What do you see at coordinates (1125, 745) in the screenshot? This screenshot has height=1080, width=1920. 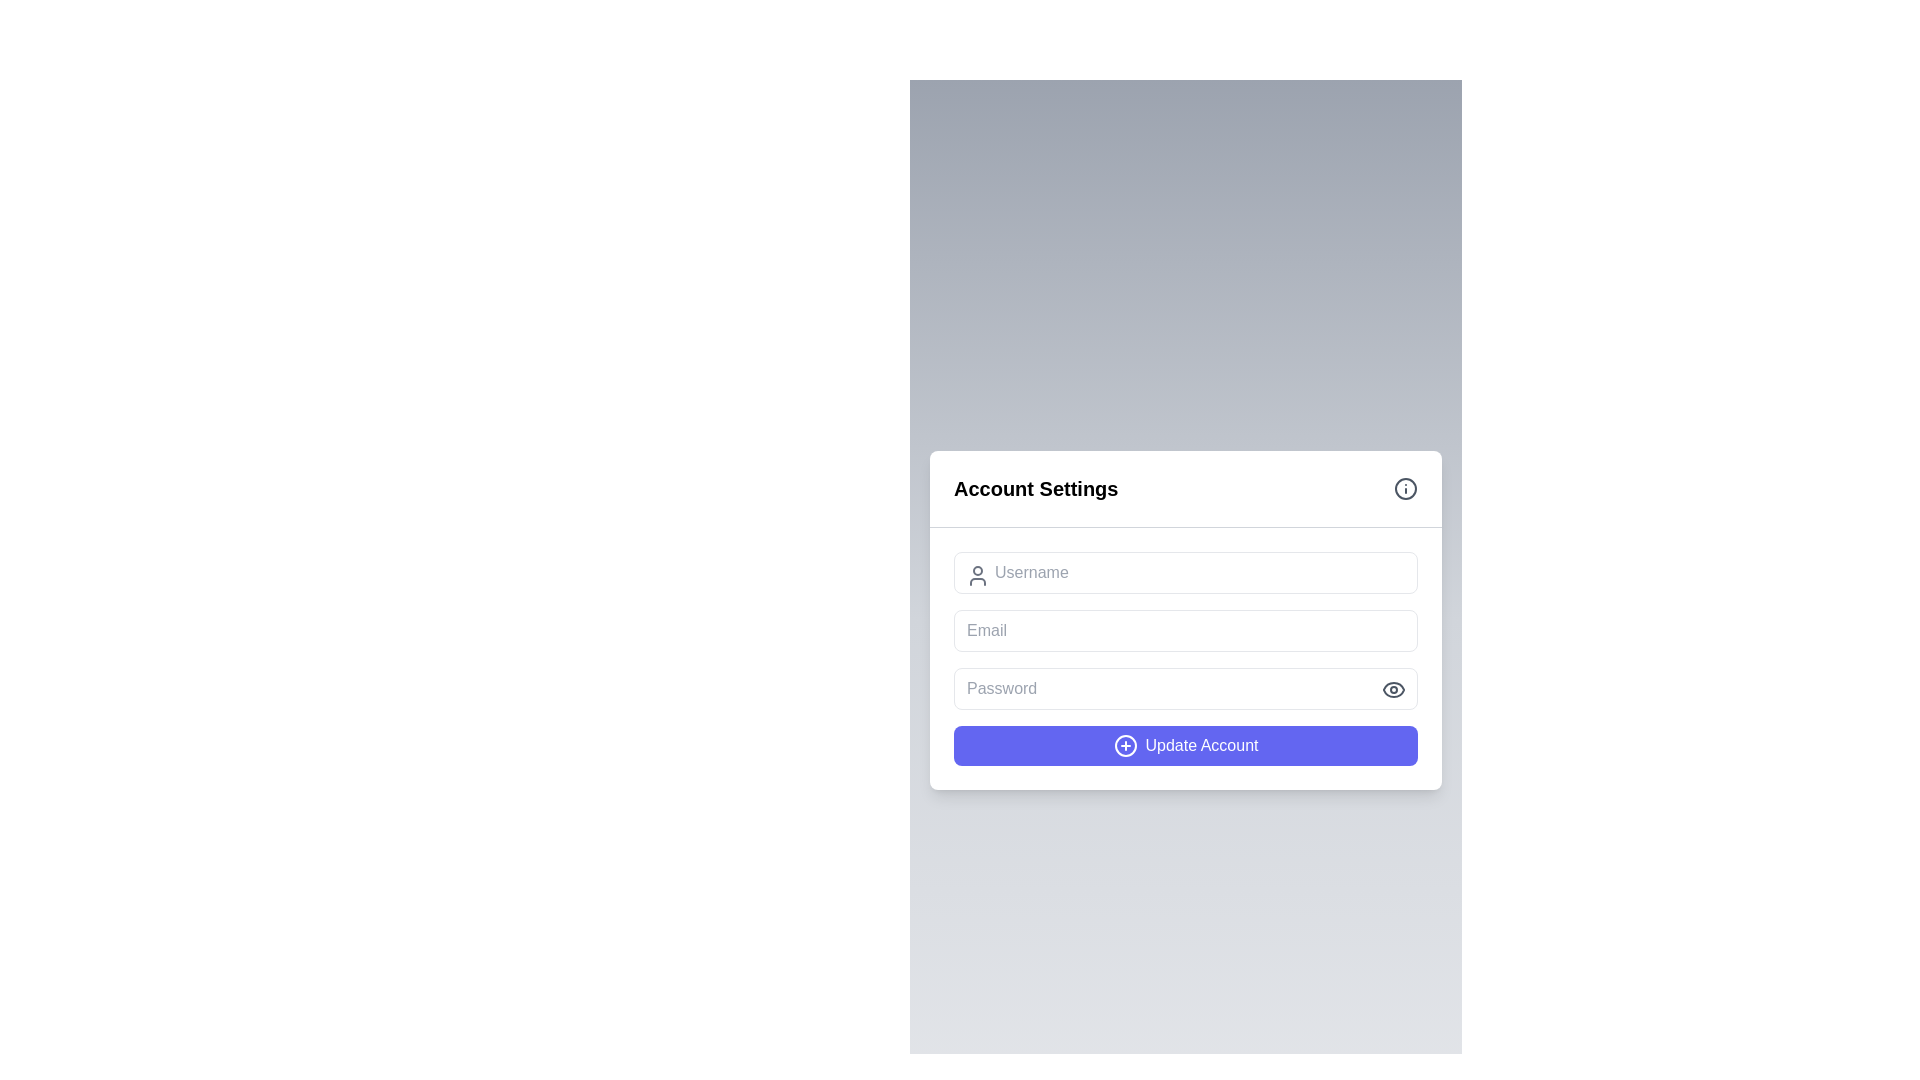 I see `the circular icon with a plus sign inside, located to the left of the text in the 'Update Account' button` at bounding box center [1125, 745].